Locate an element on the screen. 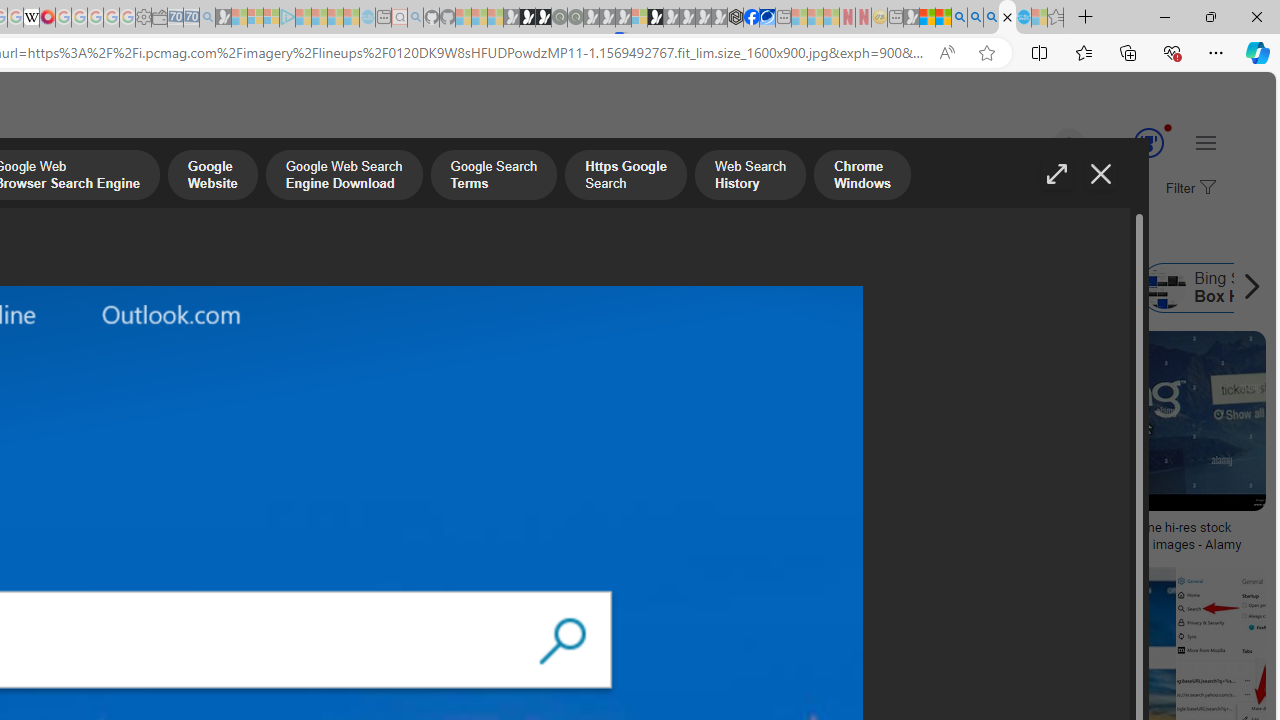 The image size is (1280, 720). 'Target page - Wikipedia' is located at coordinates (32, 17).